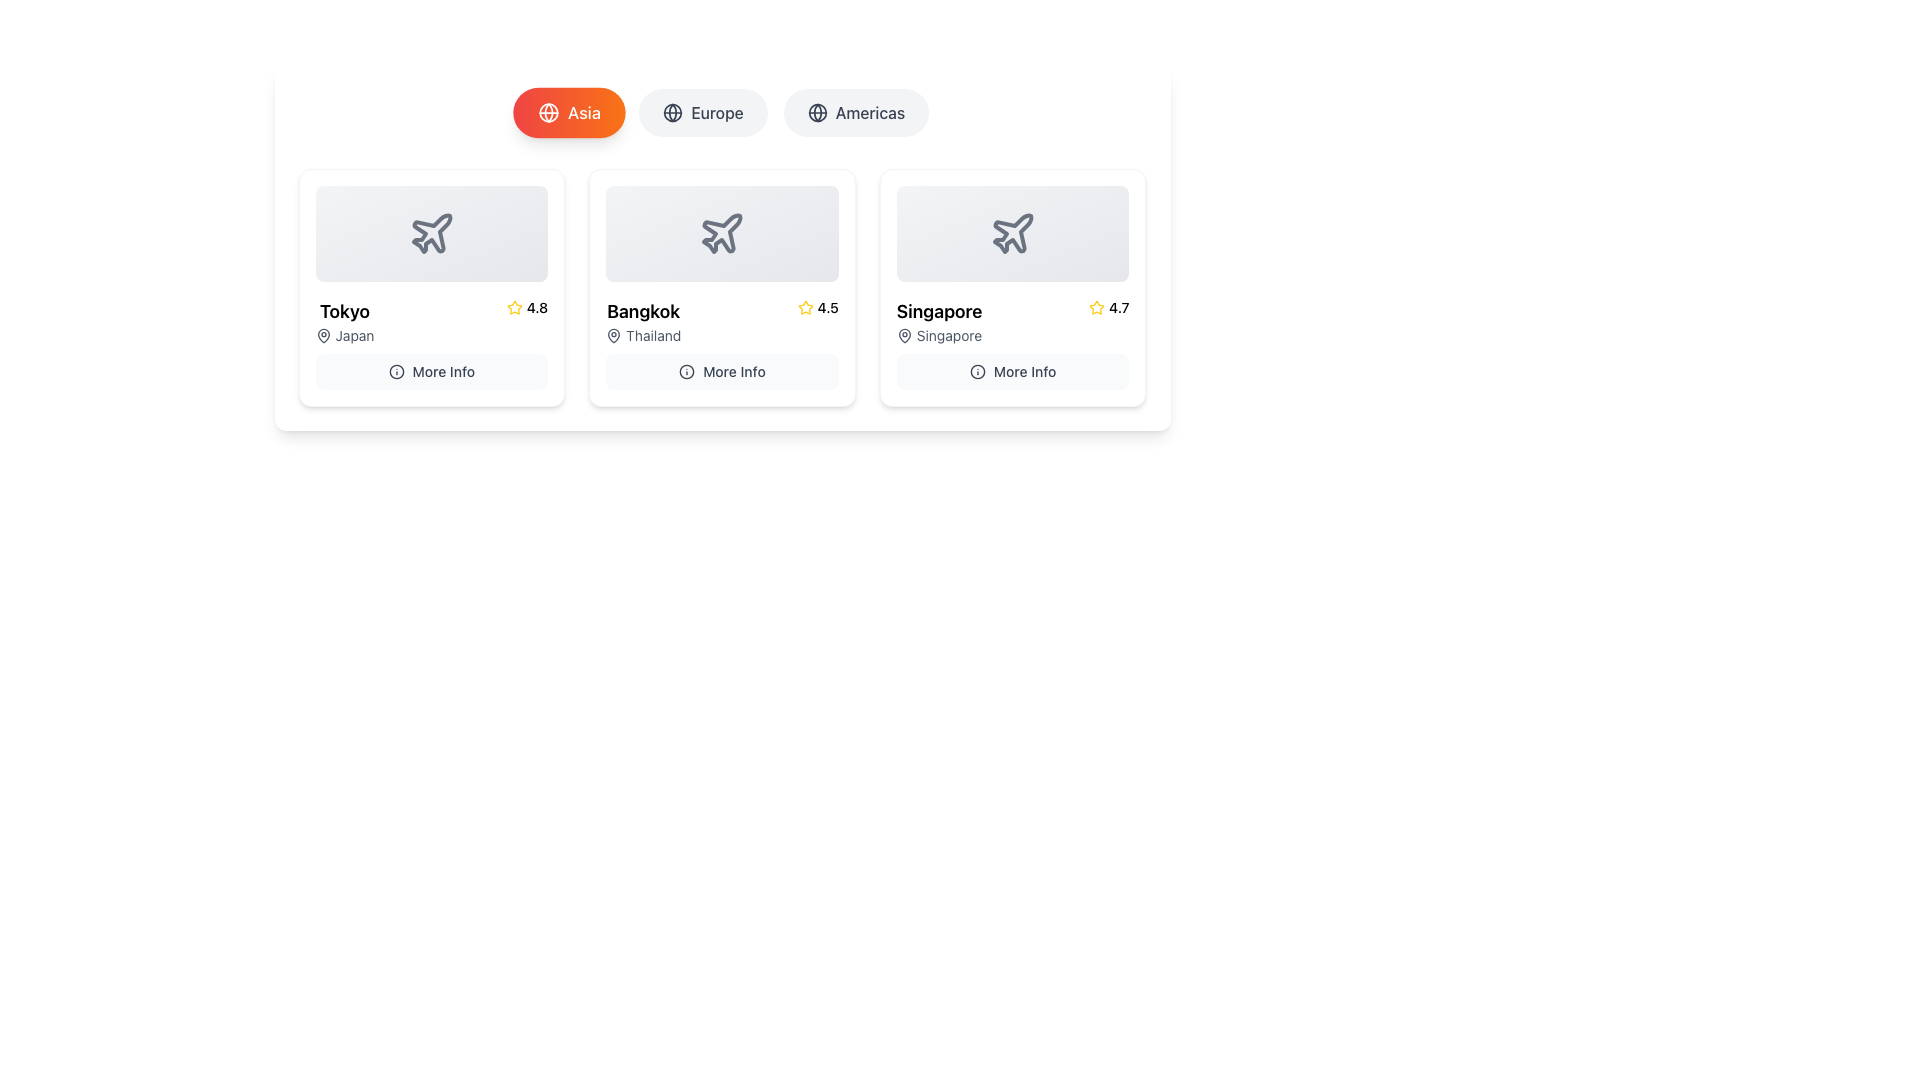 Image resolution: width=1920 pixels, height=1080 pixels. Describe the element at coordinates (548, 112) in the screenshot. I see `the circle element representing a globe icon, which is part of an SVG graphic located near the top of the interface` at that location.